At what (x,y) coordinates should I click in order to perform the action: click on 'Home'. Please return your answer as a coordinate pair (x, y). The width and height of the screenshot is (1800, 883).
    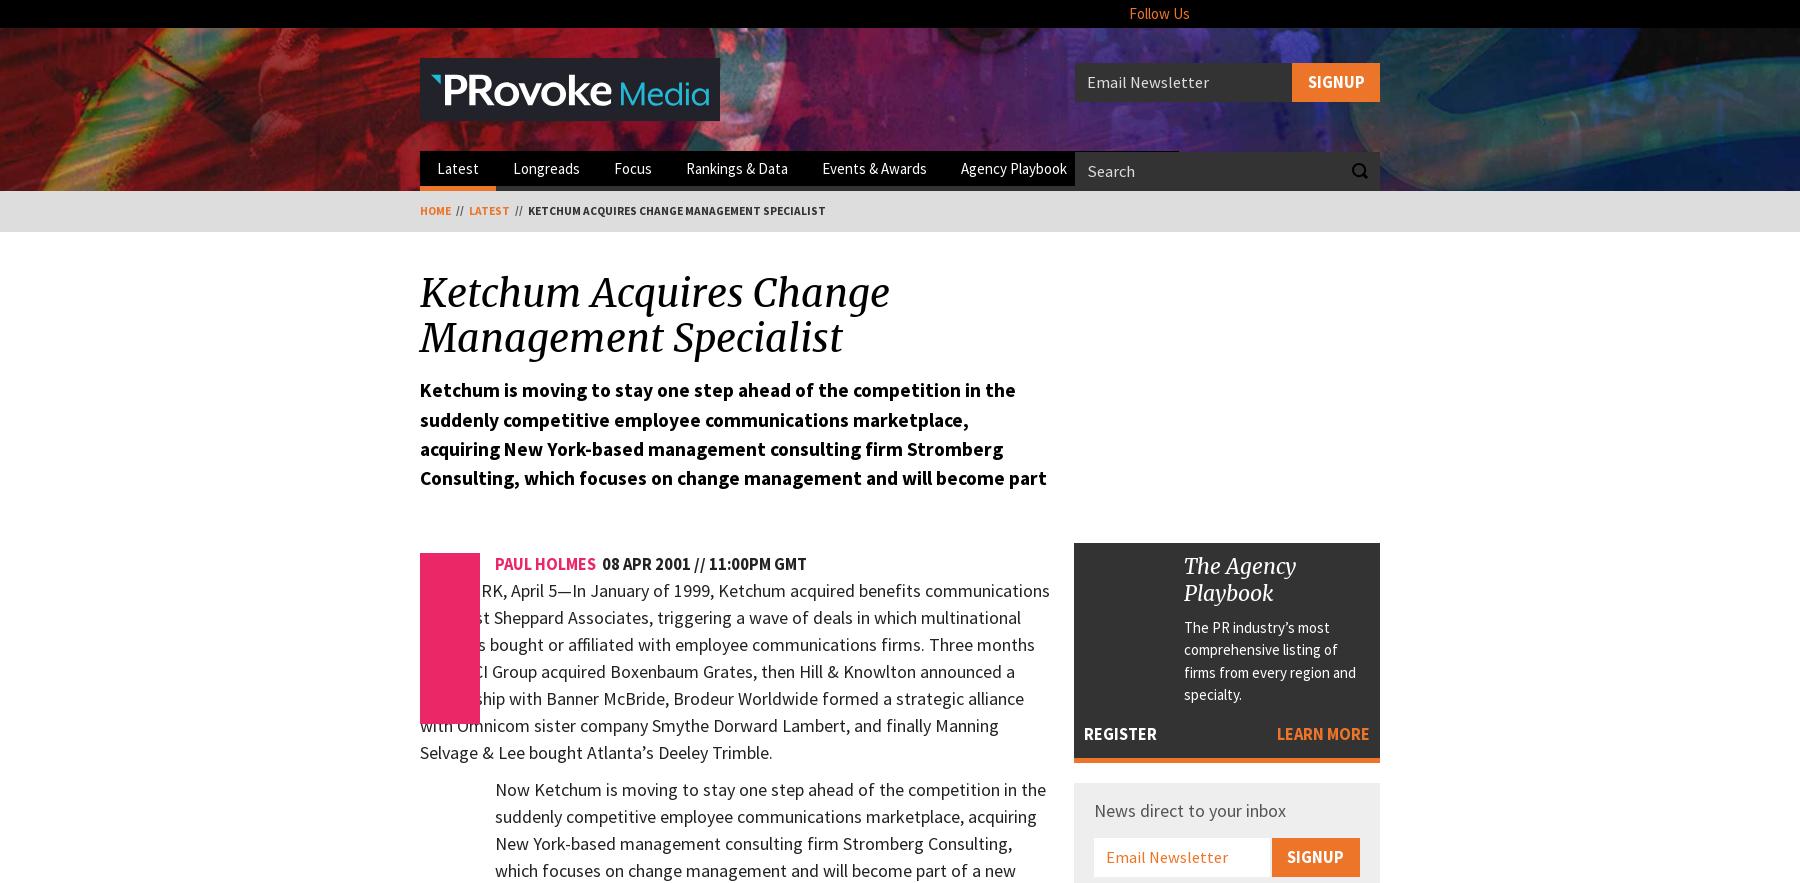
    Looking at the image, I should click on (435, 209).